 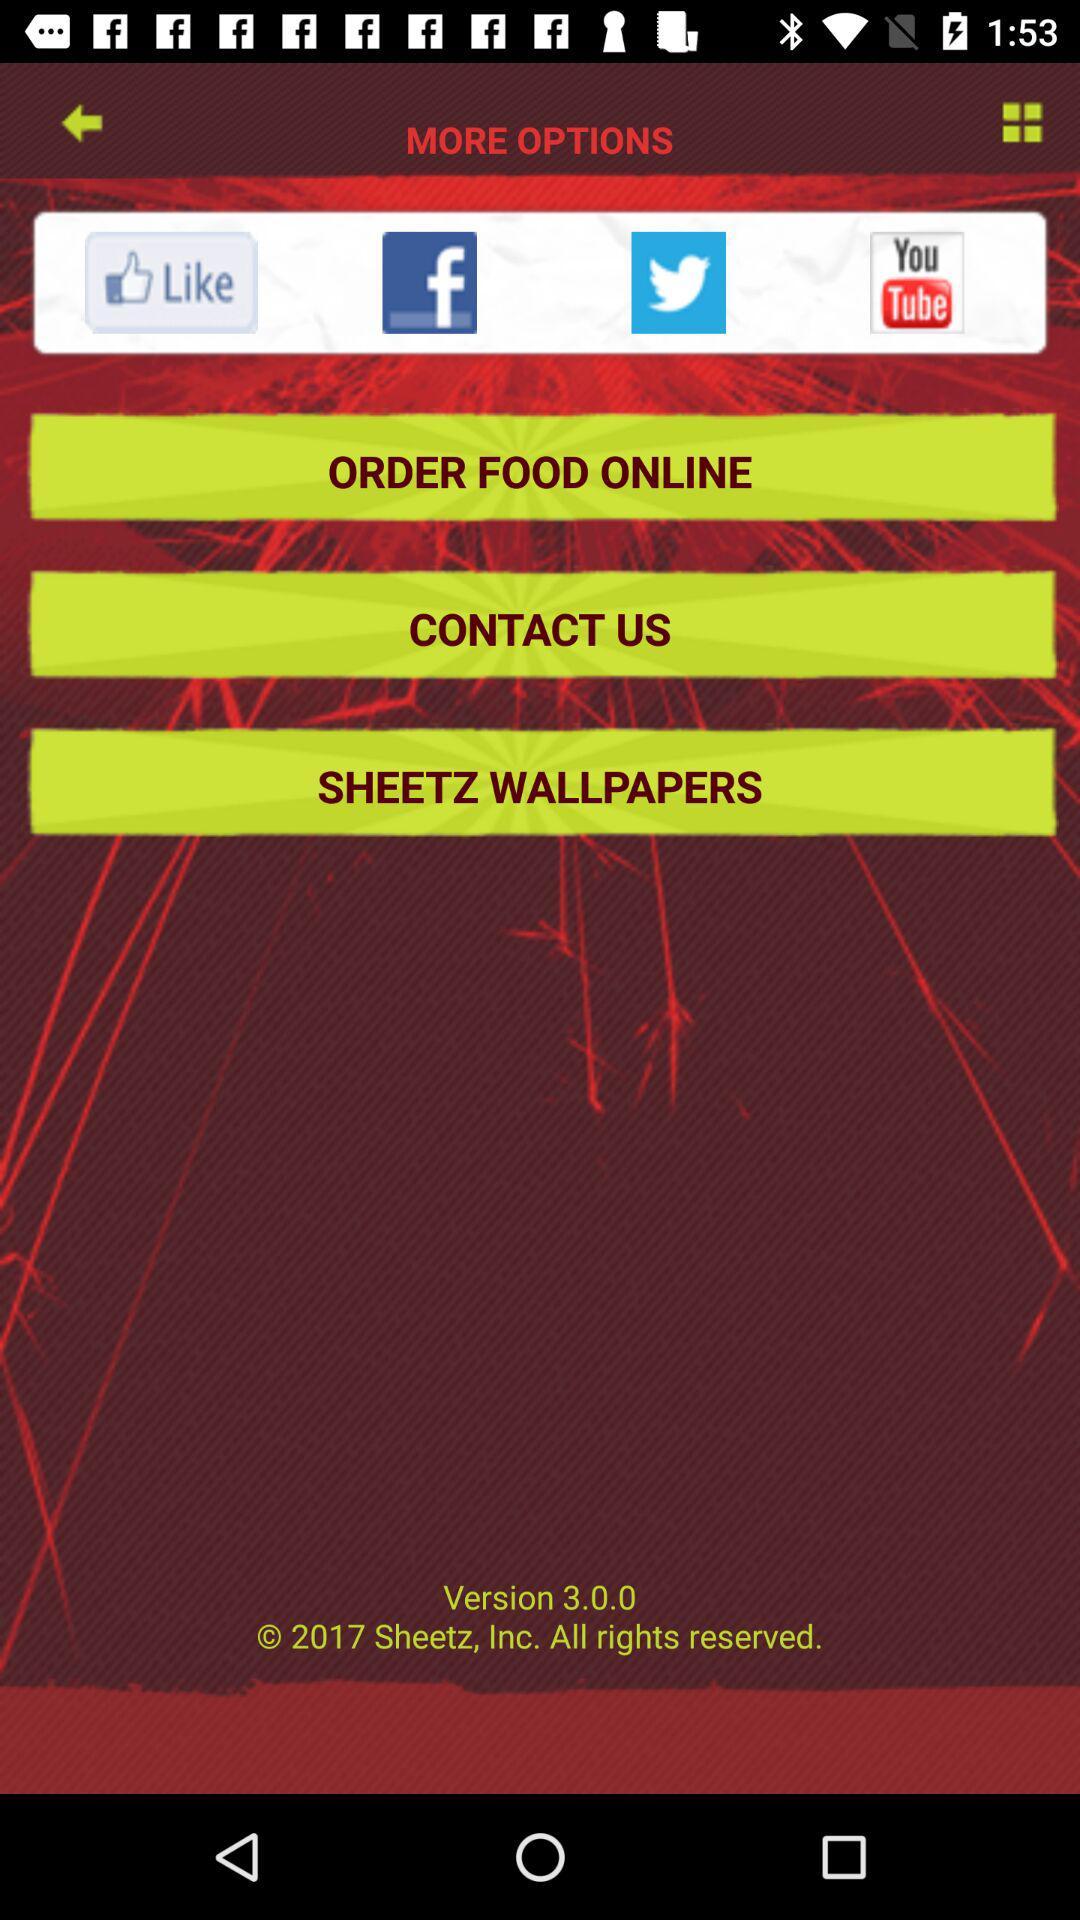 I want to click on more, so click(x=1021, y=119).